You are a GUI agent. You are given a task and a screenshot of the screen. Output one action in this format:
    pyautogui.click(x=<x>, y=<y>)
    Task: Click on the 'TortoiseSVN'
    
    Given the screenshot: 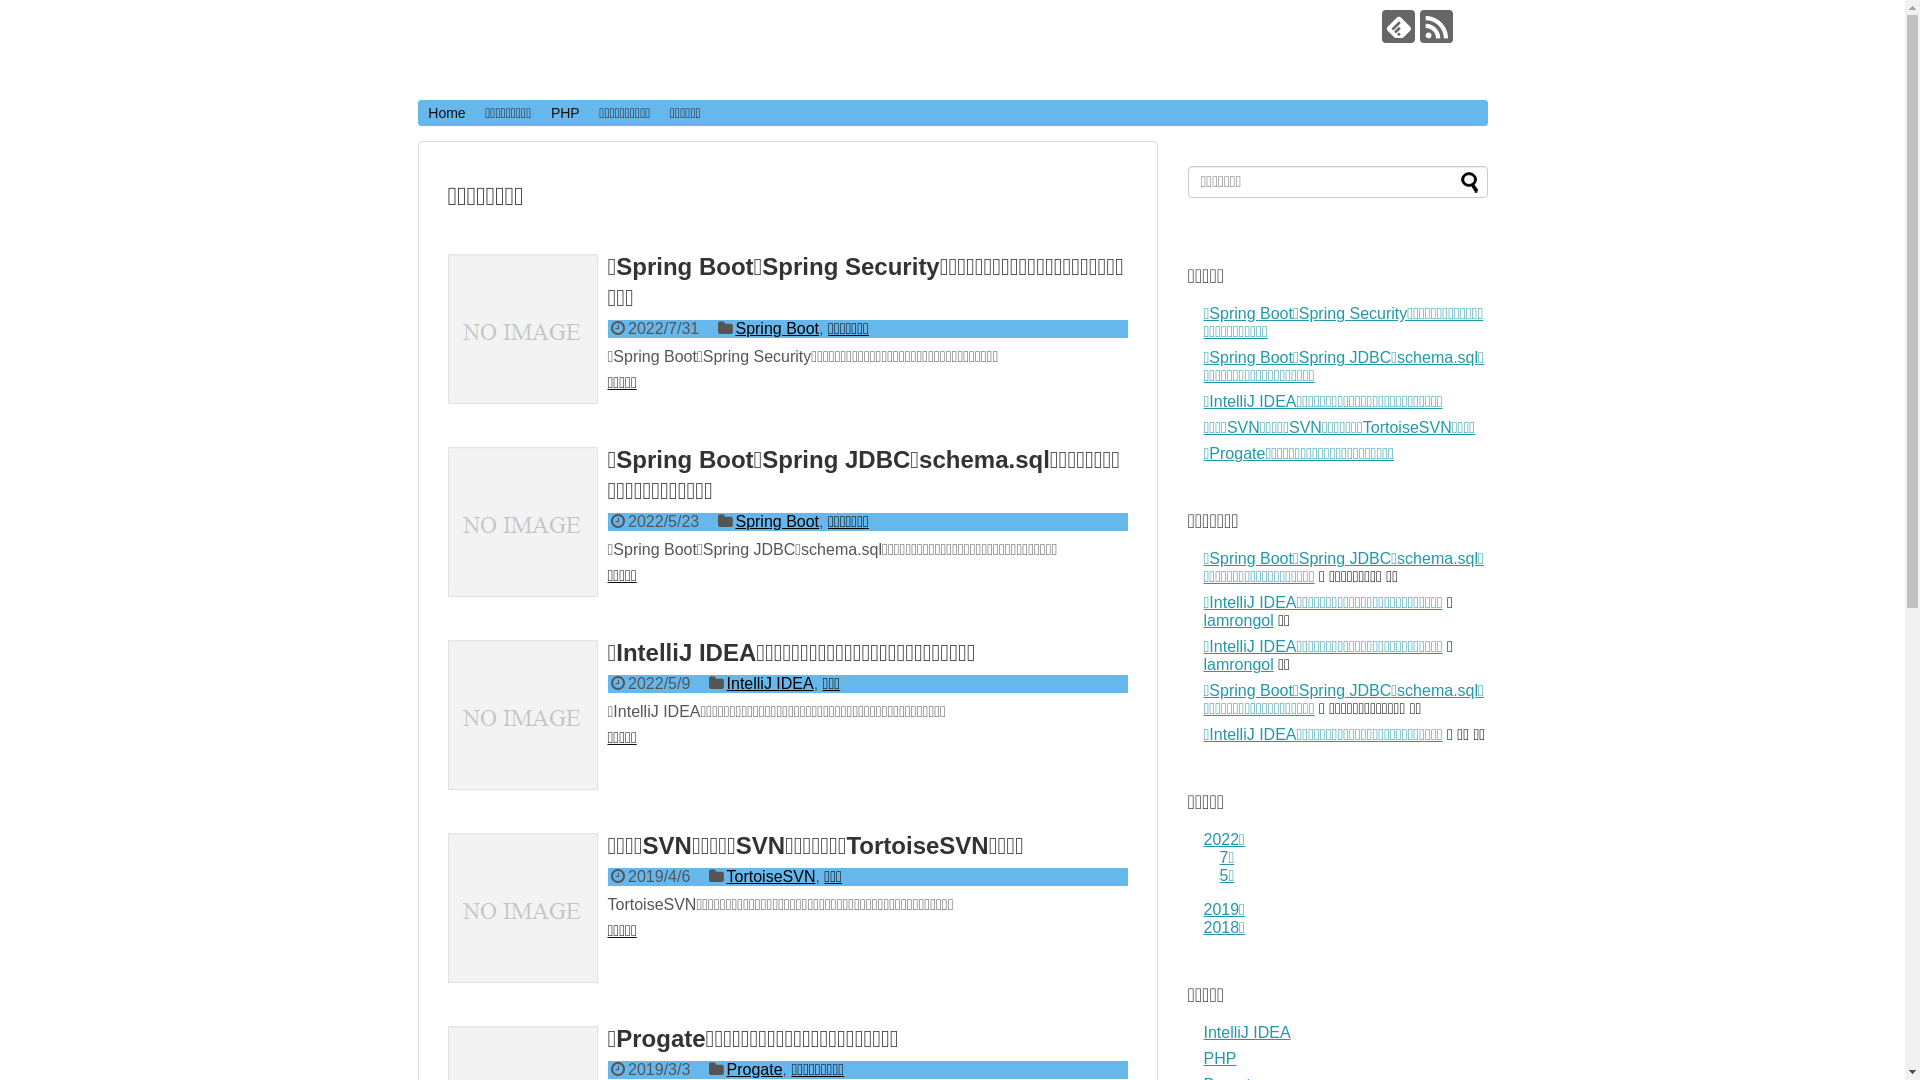 What is the action you would take?
    pyautogui.click(x=770, y=875)
    